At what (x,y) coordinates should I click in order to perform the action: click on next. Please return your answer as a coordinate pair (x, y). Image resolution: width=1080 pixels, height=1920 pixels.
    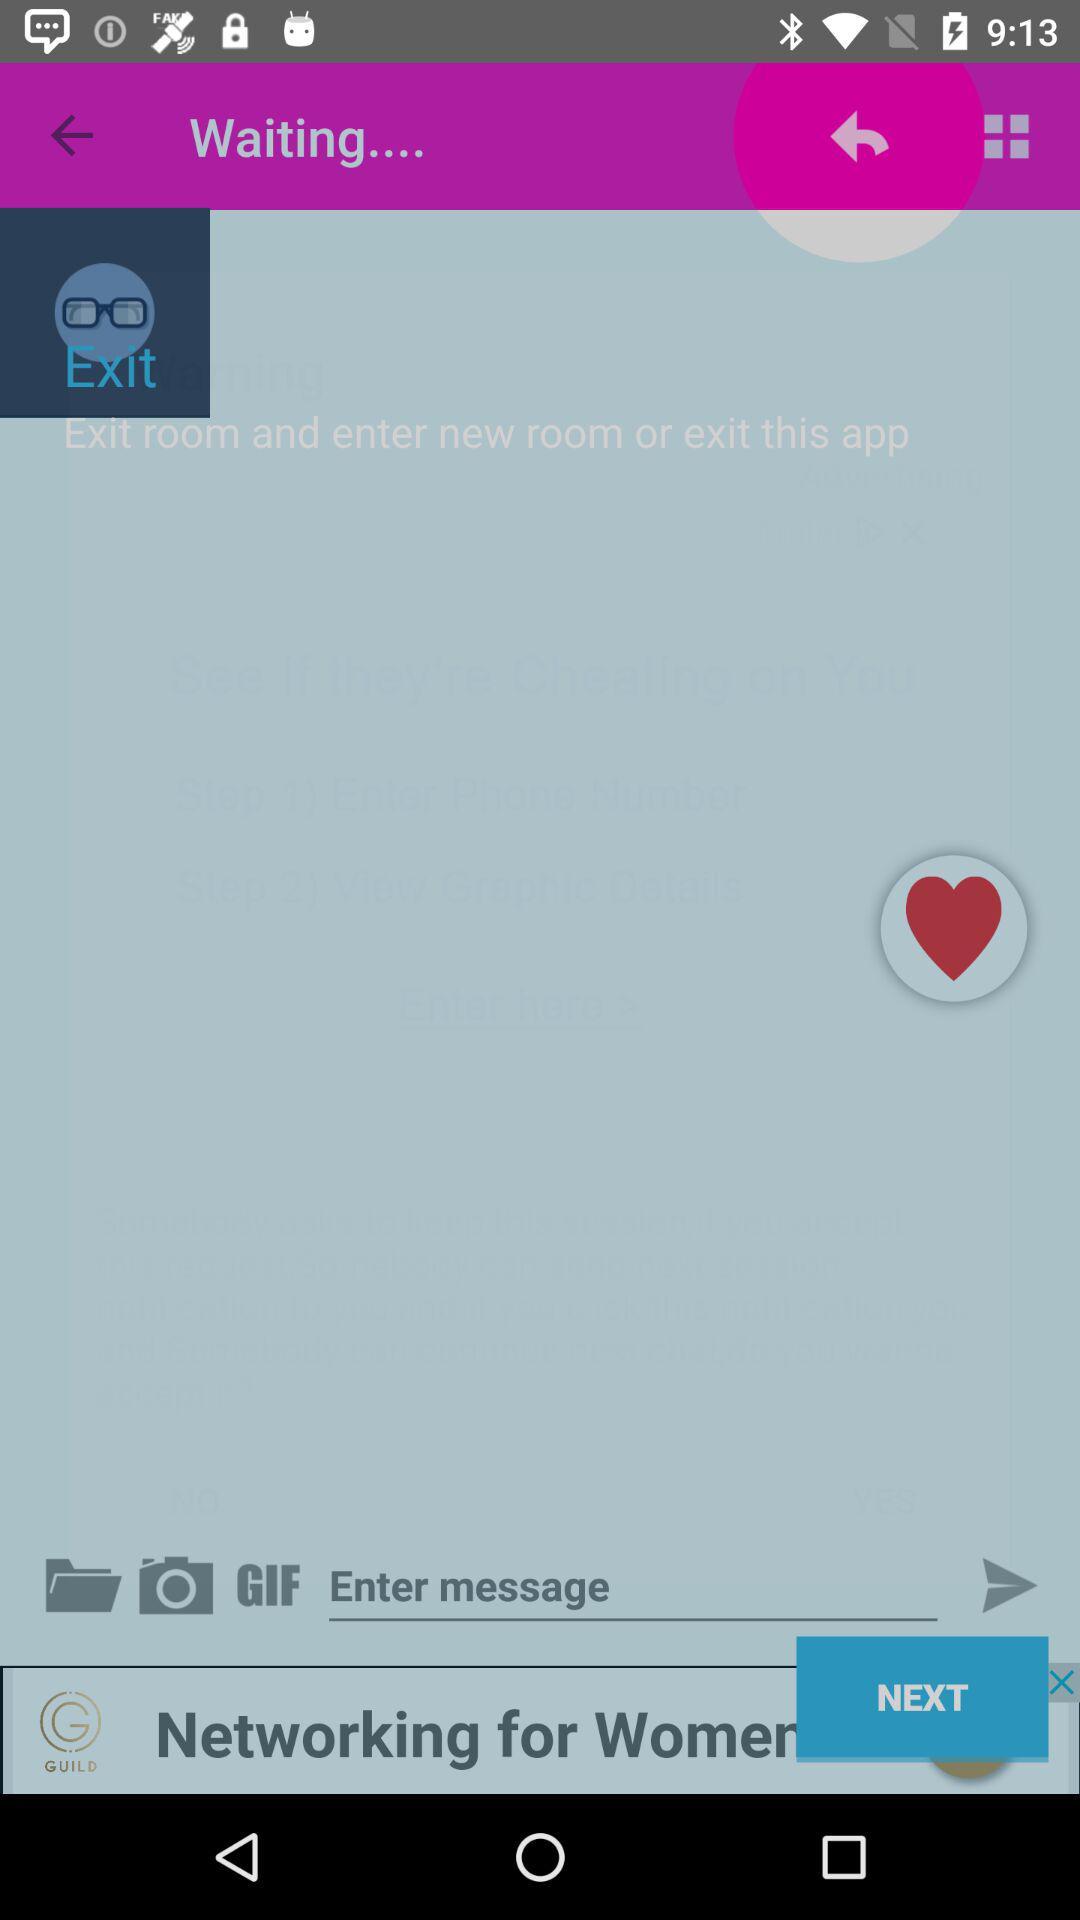
    Looking at the image, I should click on (633, 1584).